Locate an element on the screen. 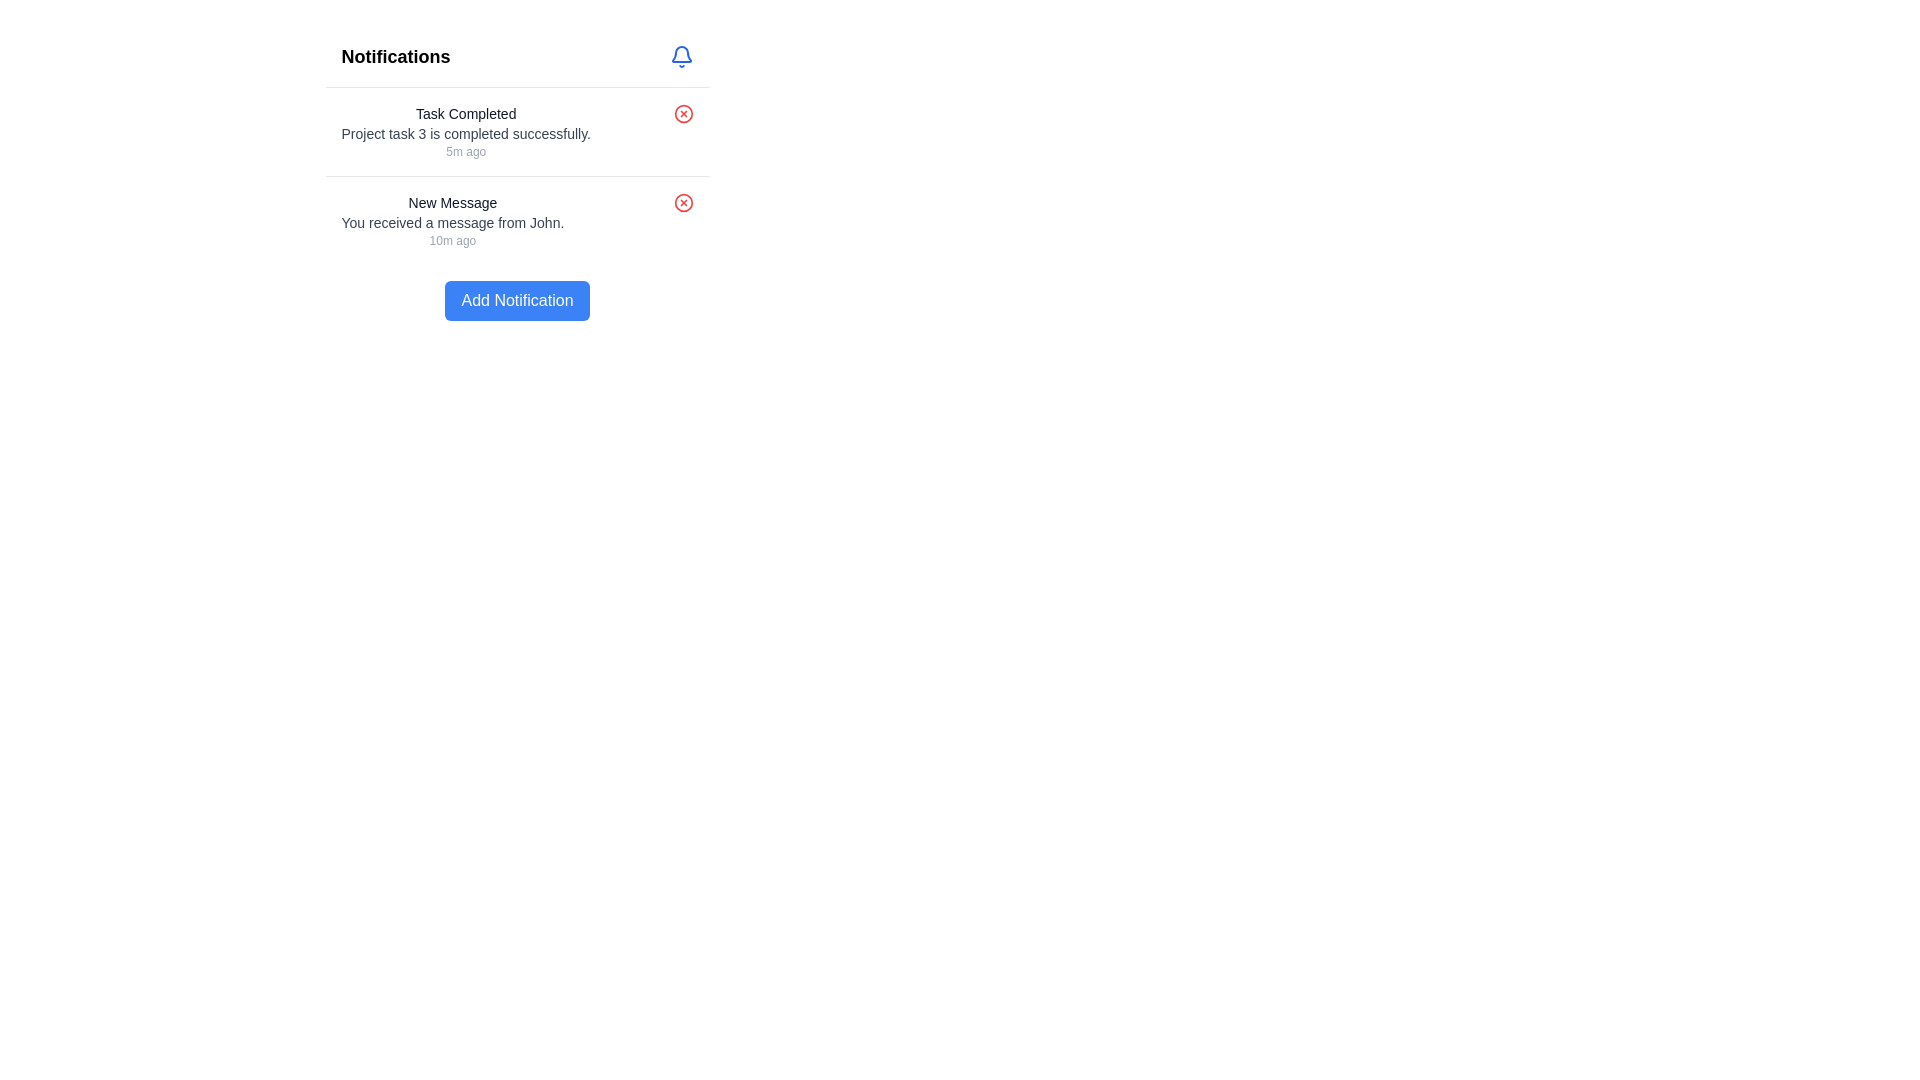 The image size is (1920, 1080). bold text label saying 'Notifications' located at the upper-left corner of its section is located at coordinates (396, 56).